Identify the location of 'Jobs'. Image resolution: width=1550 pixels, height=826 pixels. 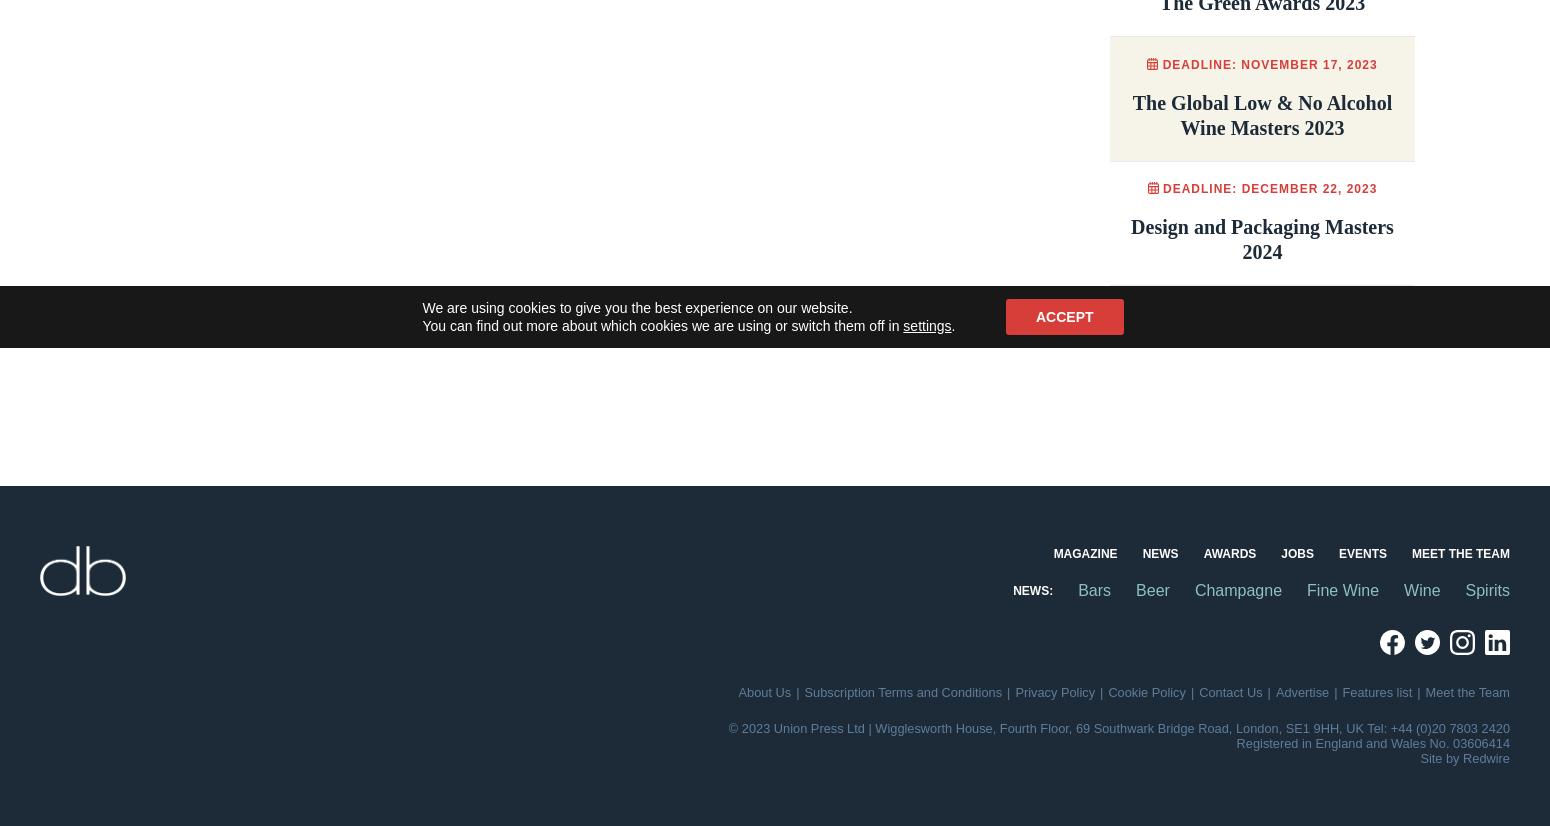
(1296, 553).